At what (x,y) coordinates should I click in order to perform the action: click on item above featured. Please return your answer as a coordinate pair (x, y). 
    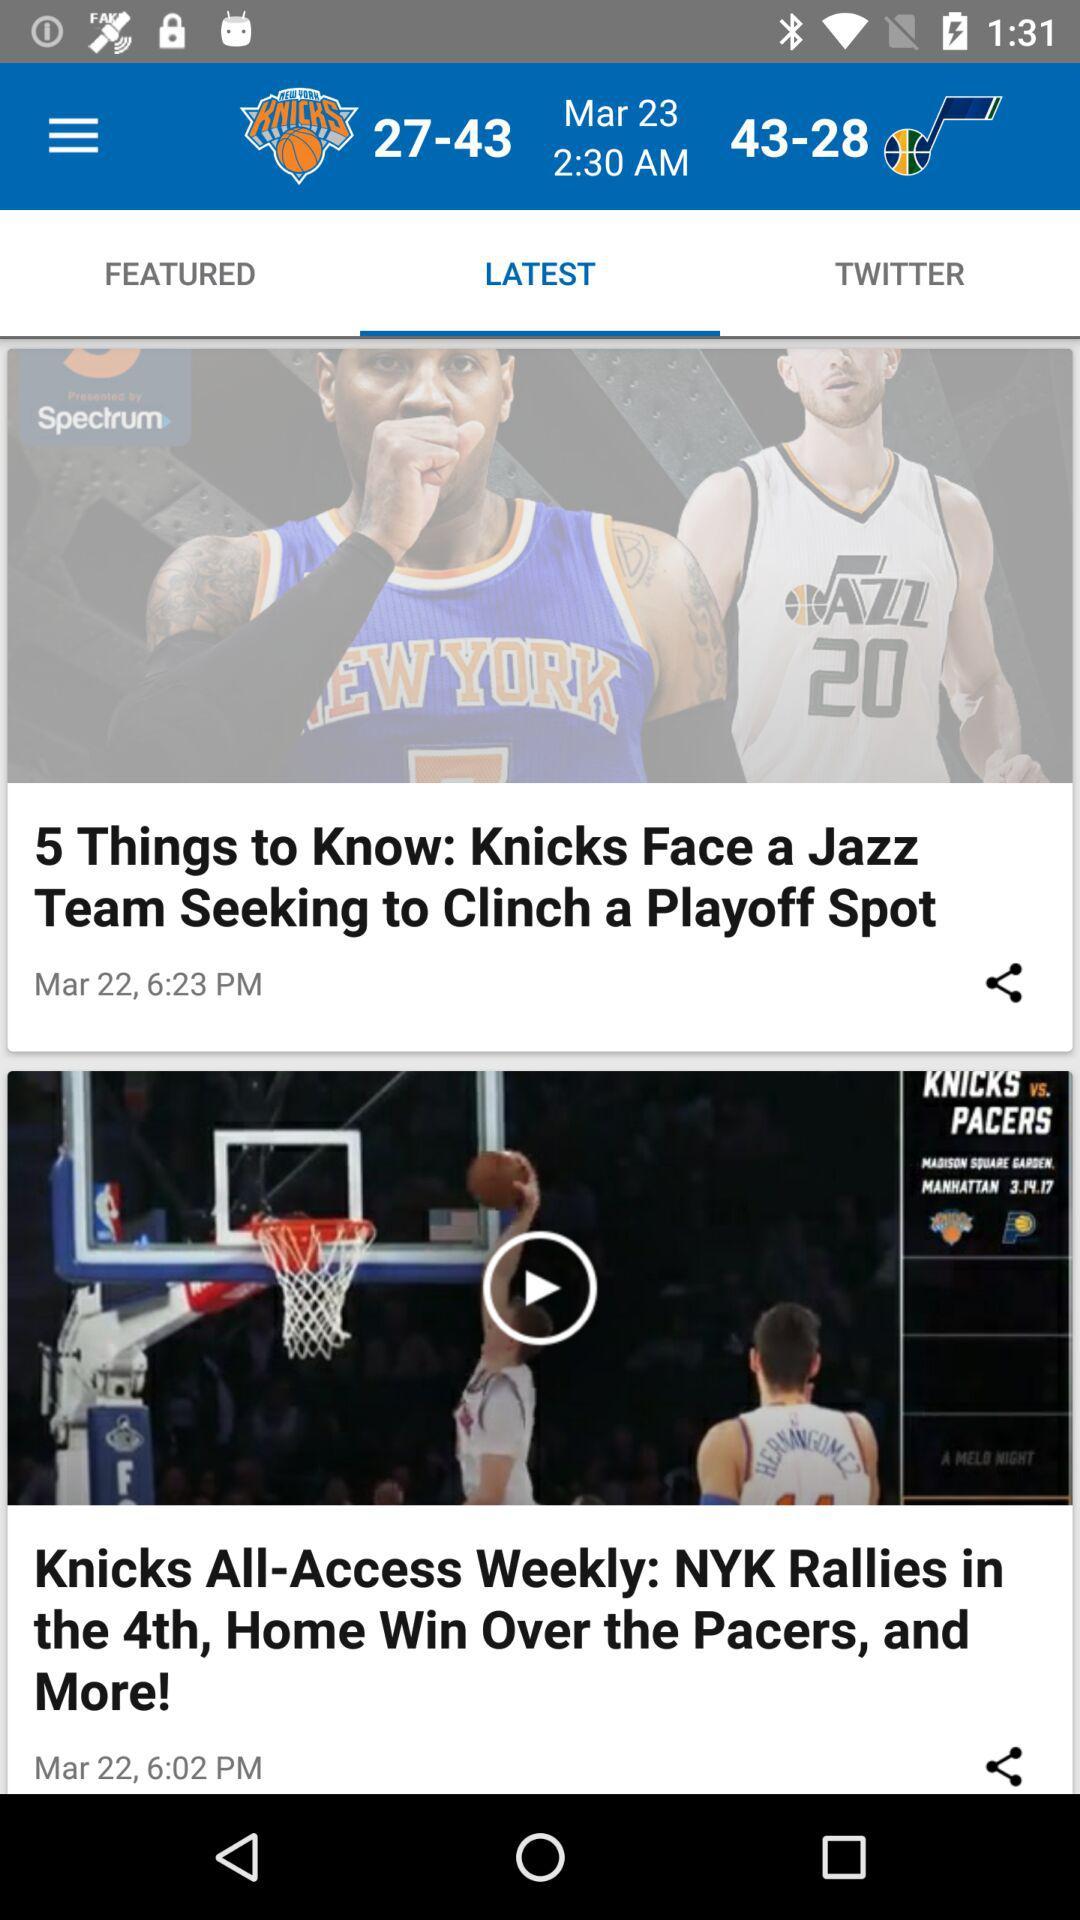
    Looking at the image, I should click on (72, 135).